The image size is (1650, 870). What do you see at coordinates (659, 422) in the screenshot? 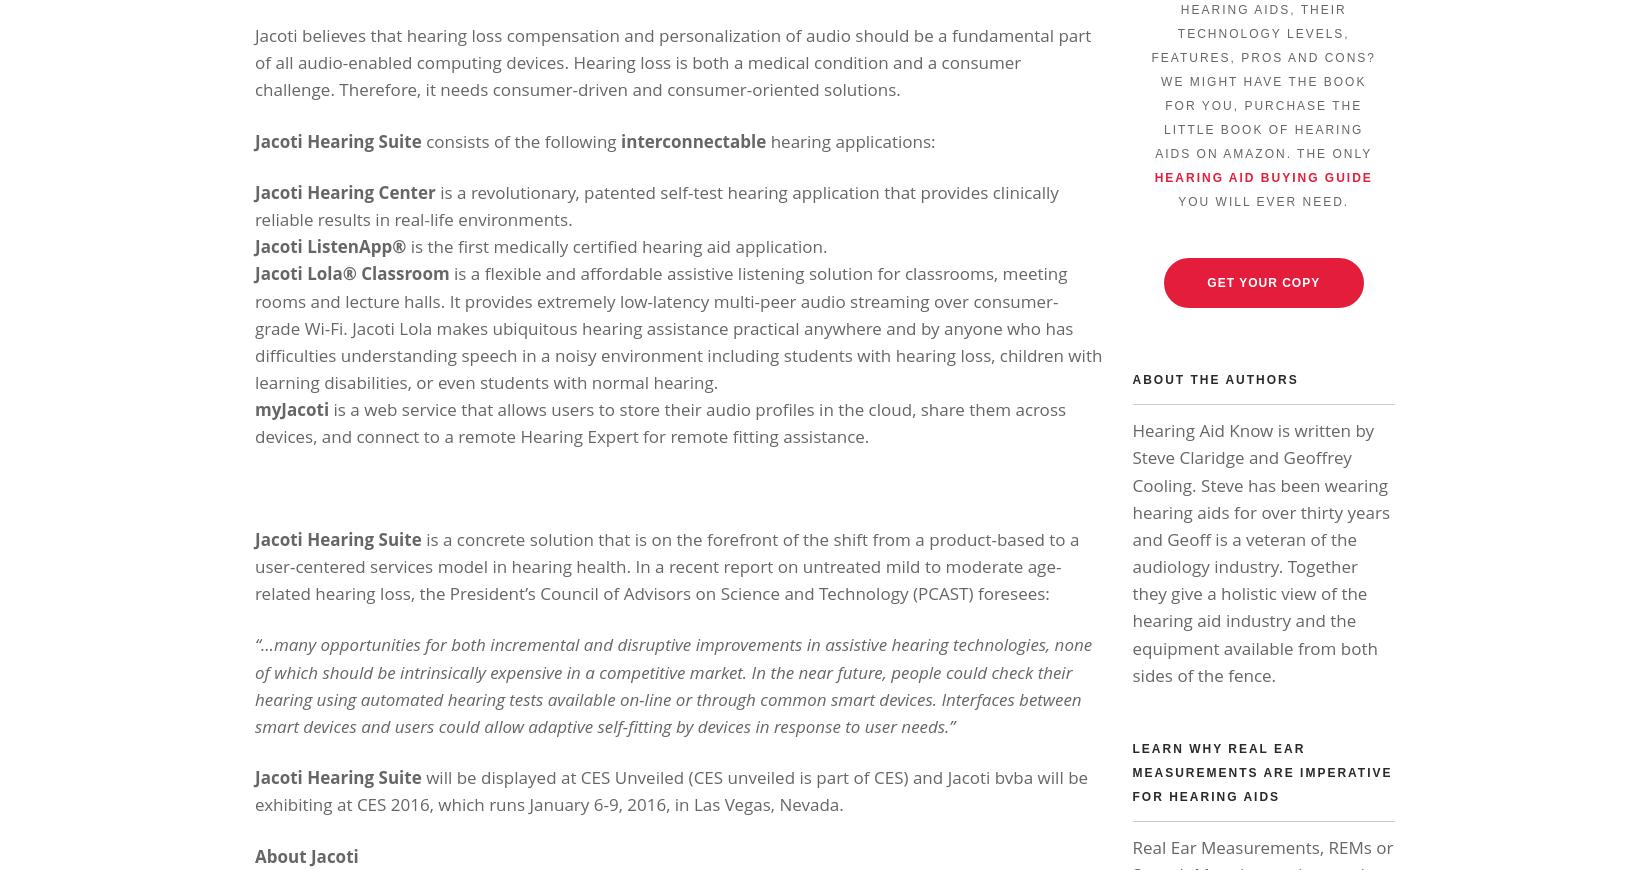
I see `'is a web service that allows users to store their audio profiles in the cloud, share them across devices, and connect to a remote Hearing Expert for remote fitting assistance.'` at bounding box center [659, 422].